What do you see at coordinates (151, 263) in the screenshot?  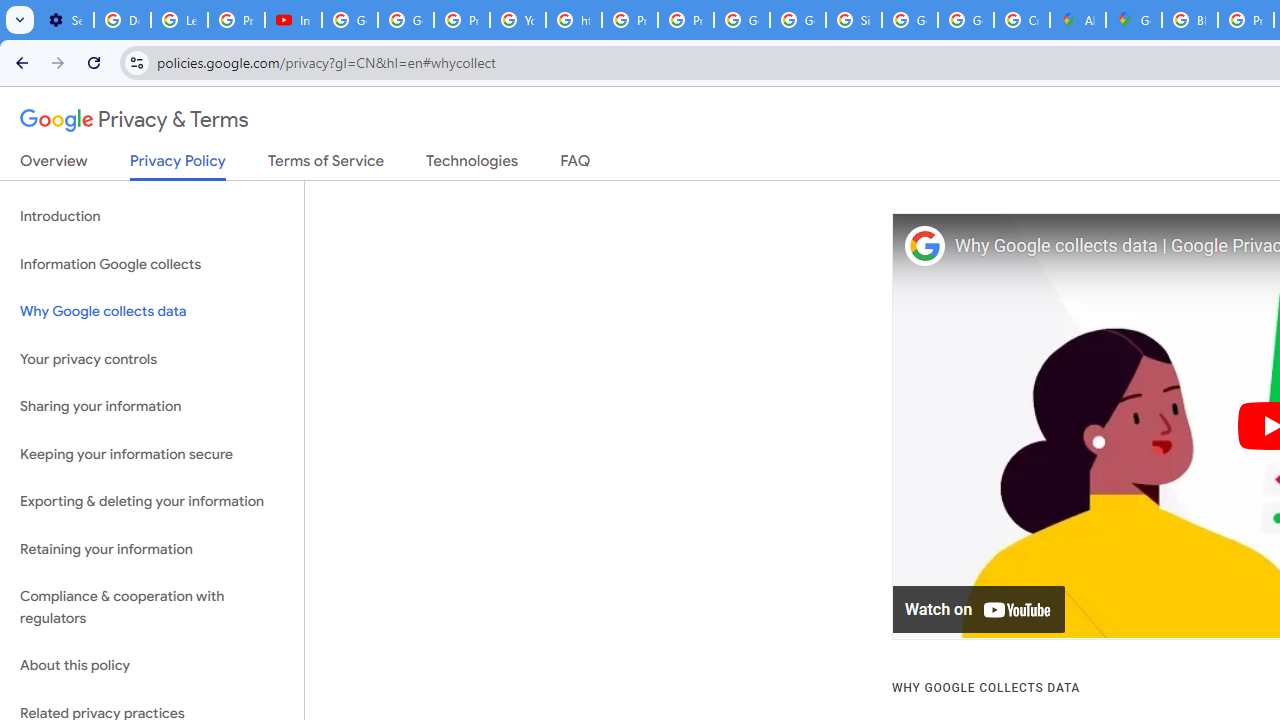 I see `'Information Google collects'` at bounding box center [151, 263].